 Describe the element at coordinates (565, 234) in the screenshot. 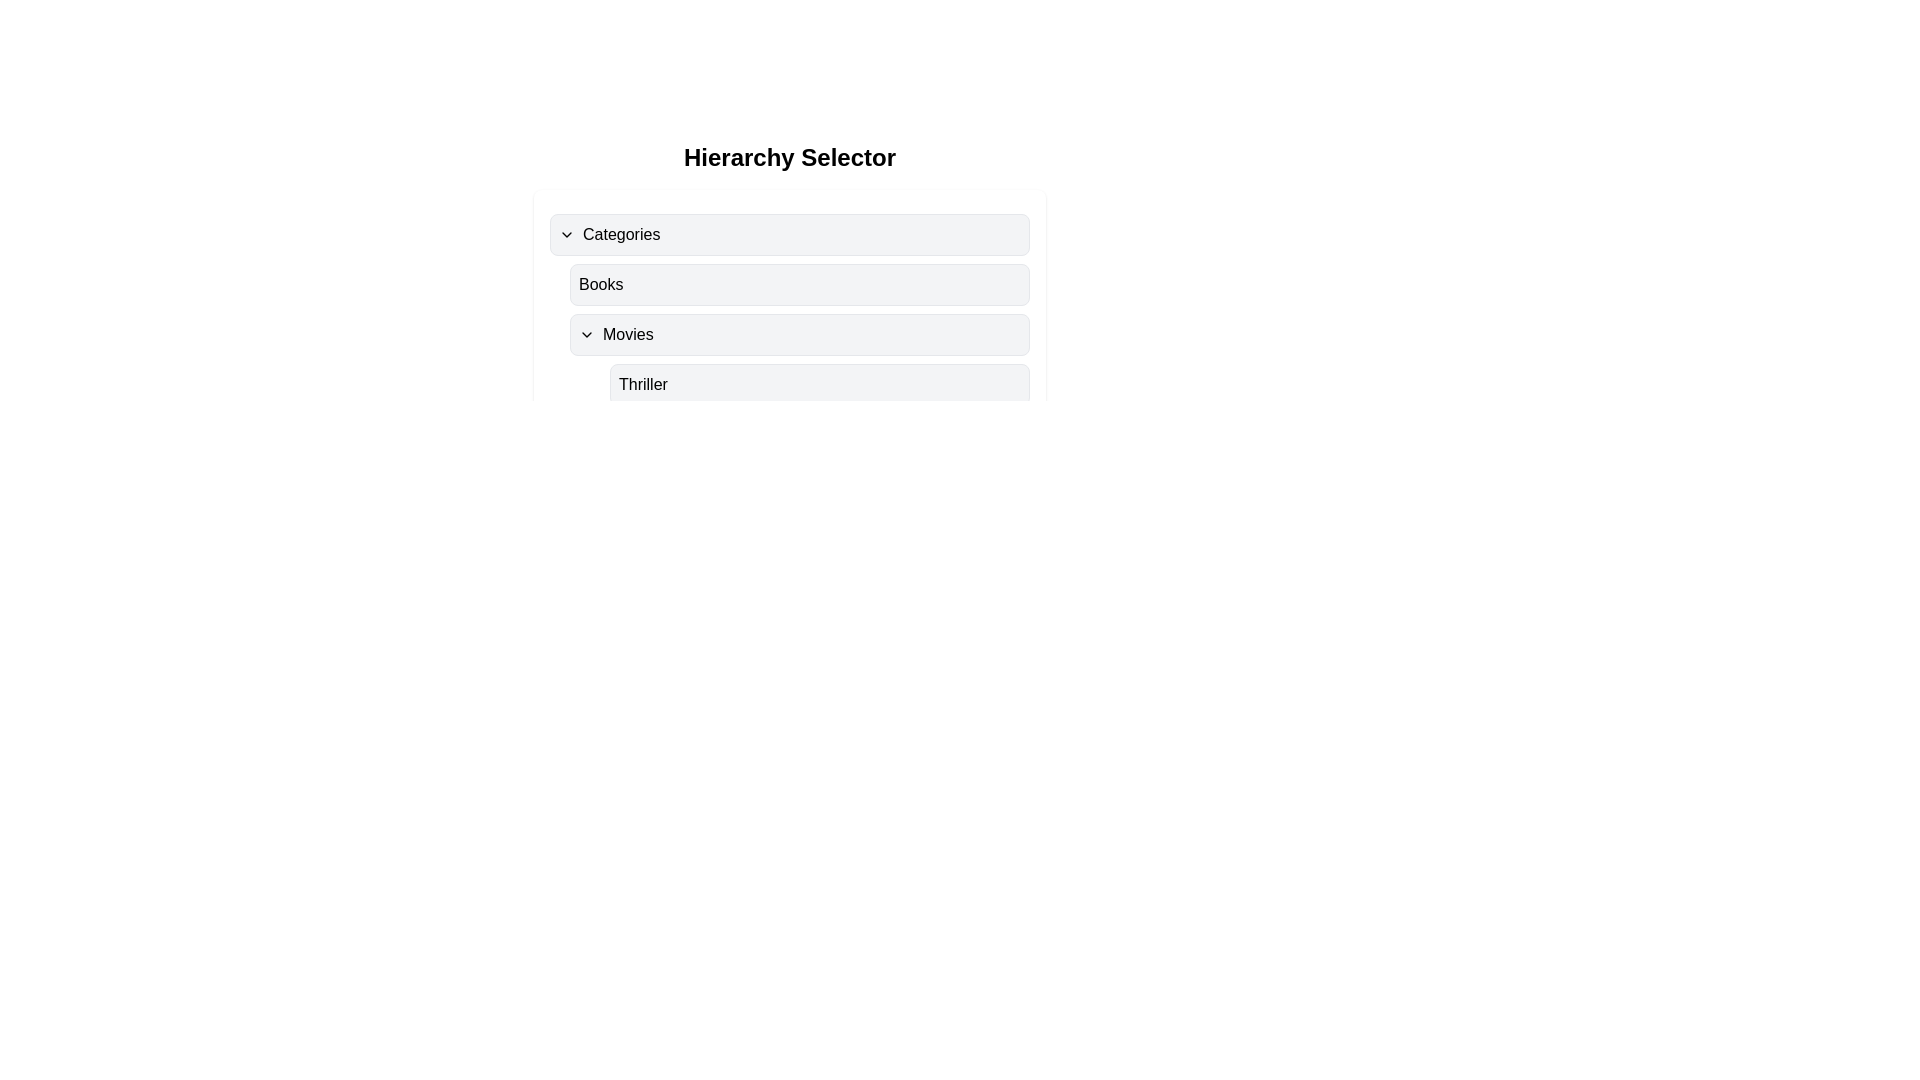

I see `the downward-facing chevron icon adjacent to the text 'Categories'` at that location.